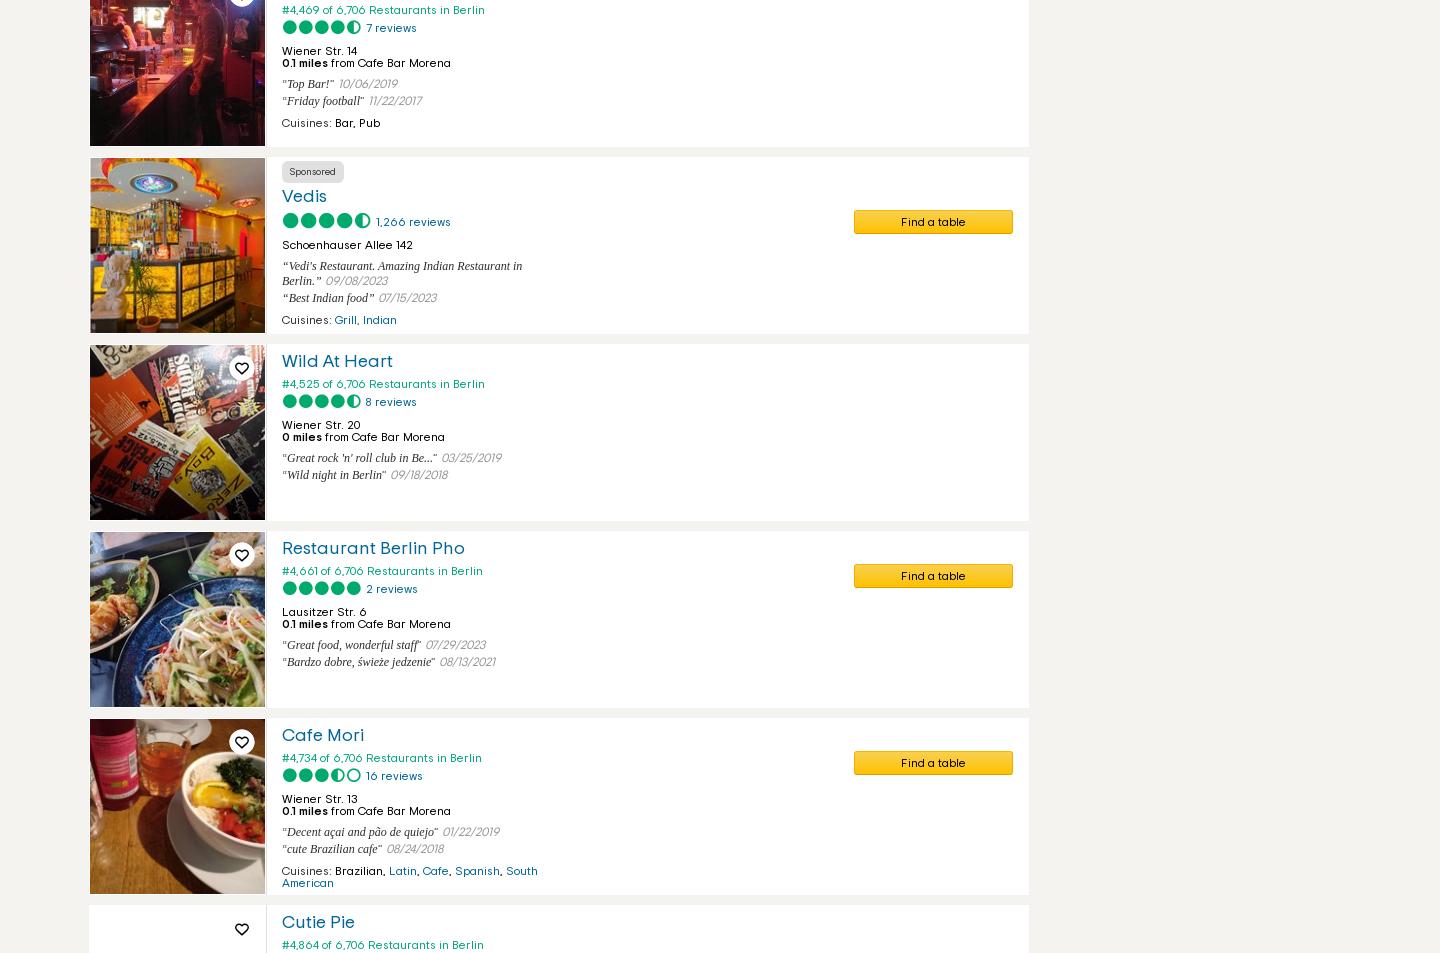  What do you see at coordinates (322, 736) in the screenshot?
I see `'Cafe Mori'` at bounding box center [322, 736].